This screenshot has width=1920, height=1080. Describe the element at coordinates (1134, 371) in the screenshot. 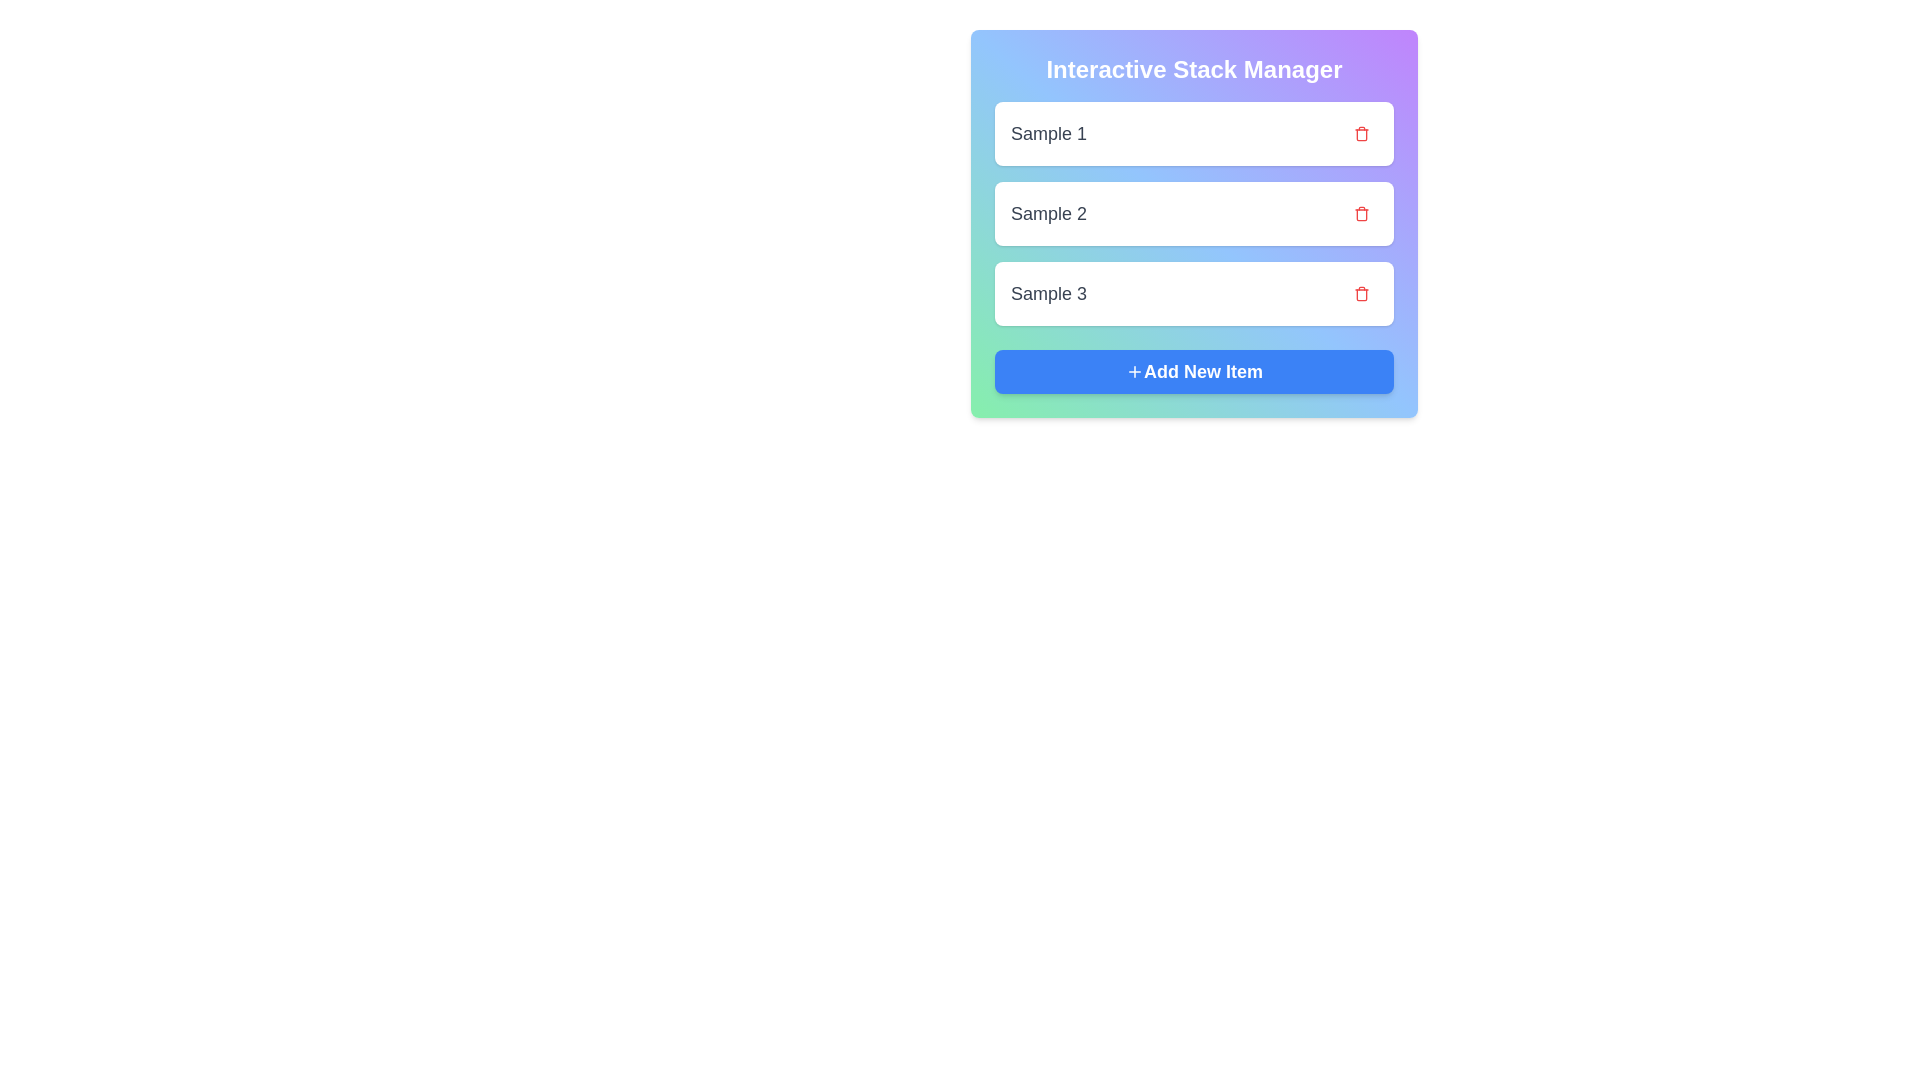

I see `the plus sign icon located within the 'Add New Item' button` at that location.